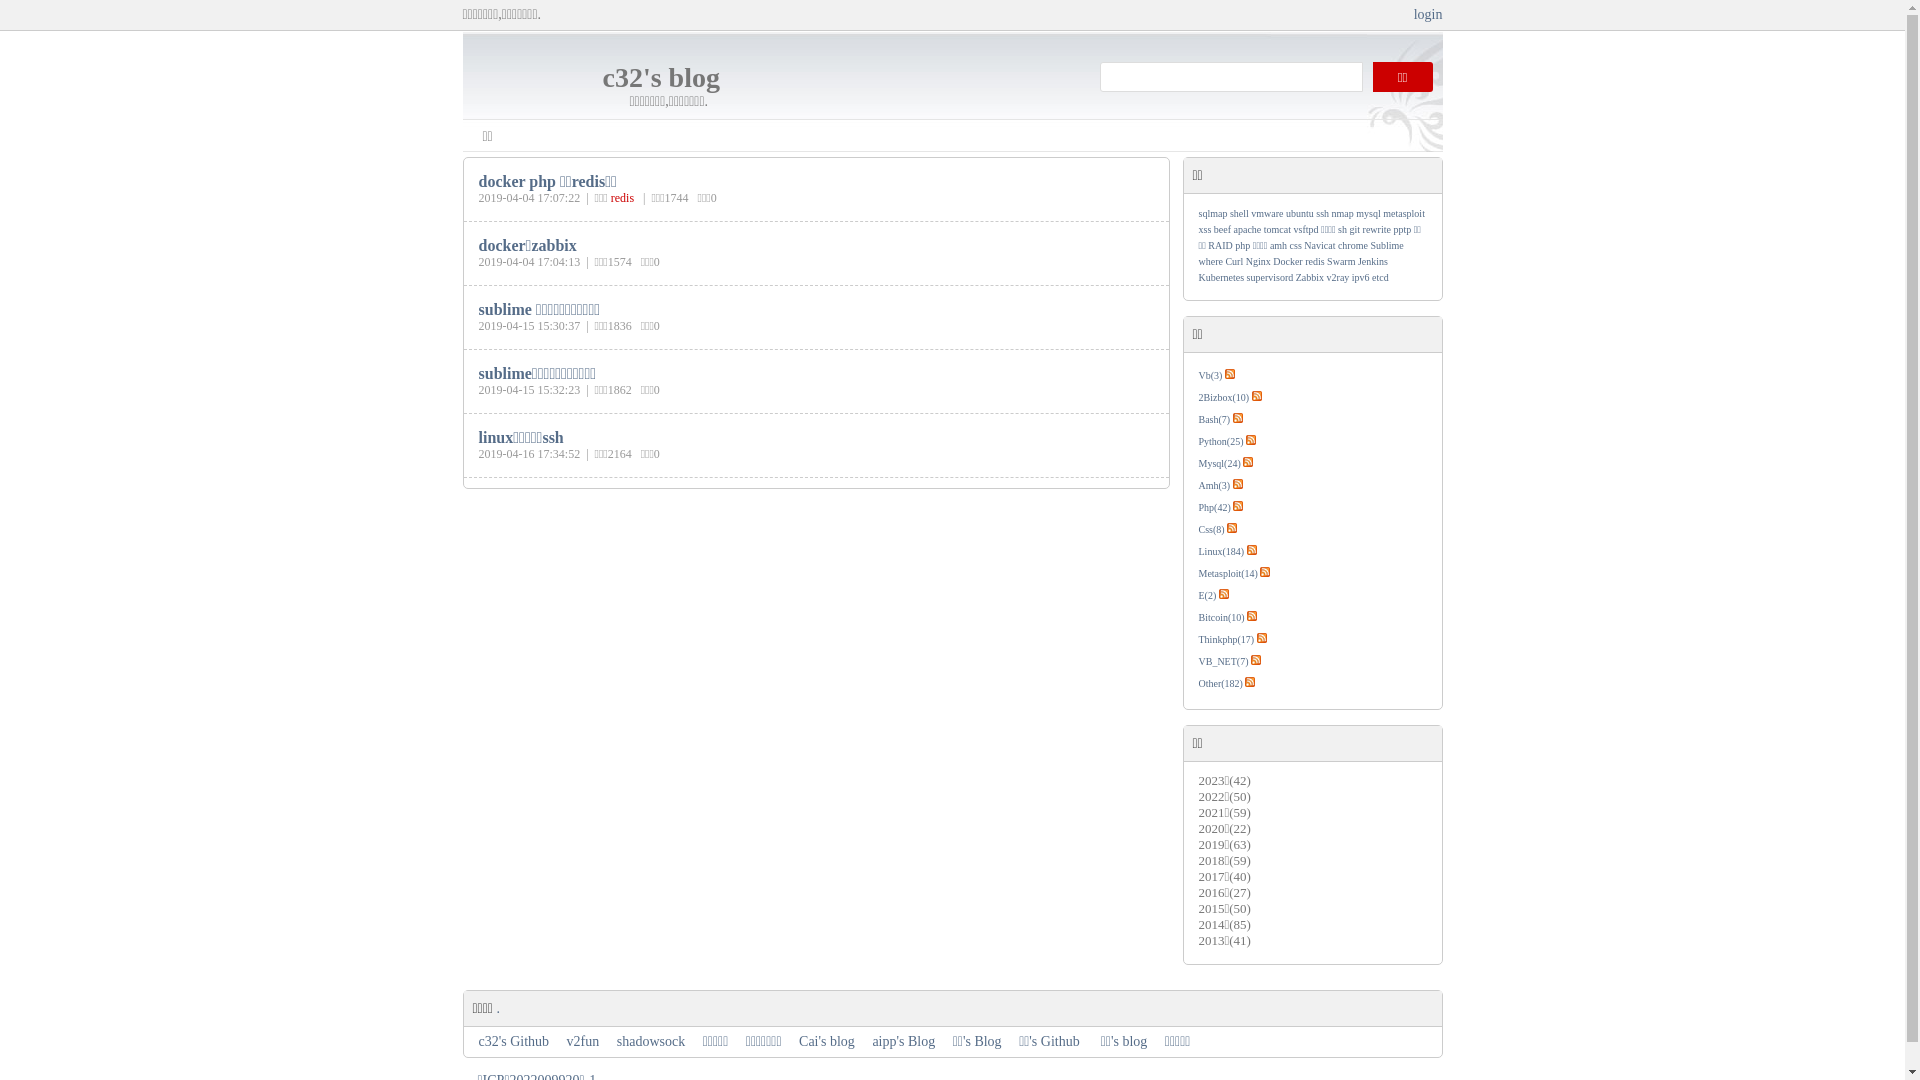 The image size is (1920, 1080). I want to click on 'login', so click(1413, 14).